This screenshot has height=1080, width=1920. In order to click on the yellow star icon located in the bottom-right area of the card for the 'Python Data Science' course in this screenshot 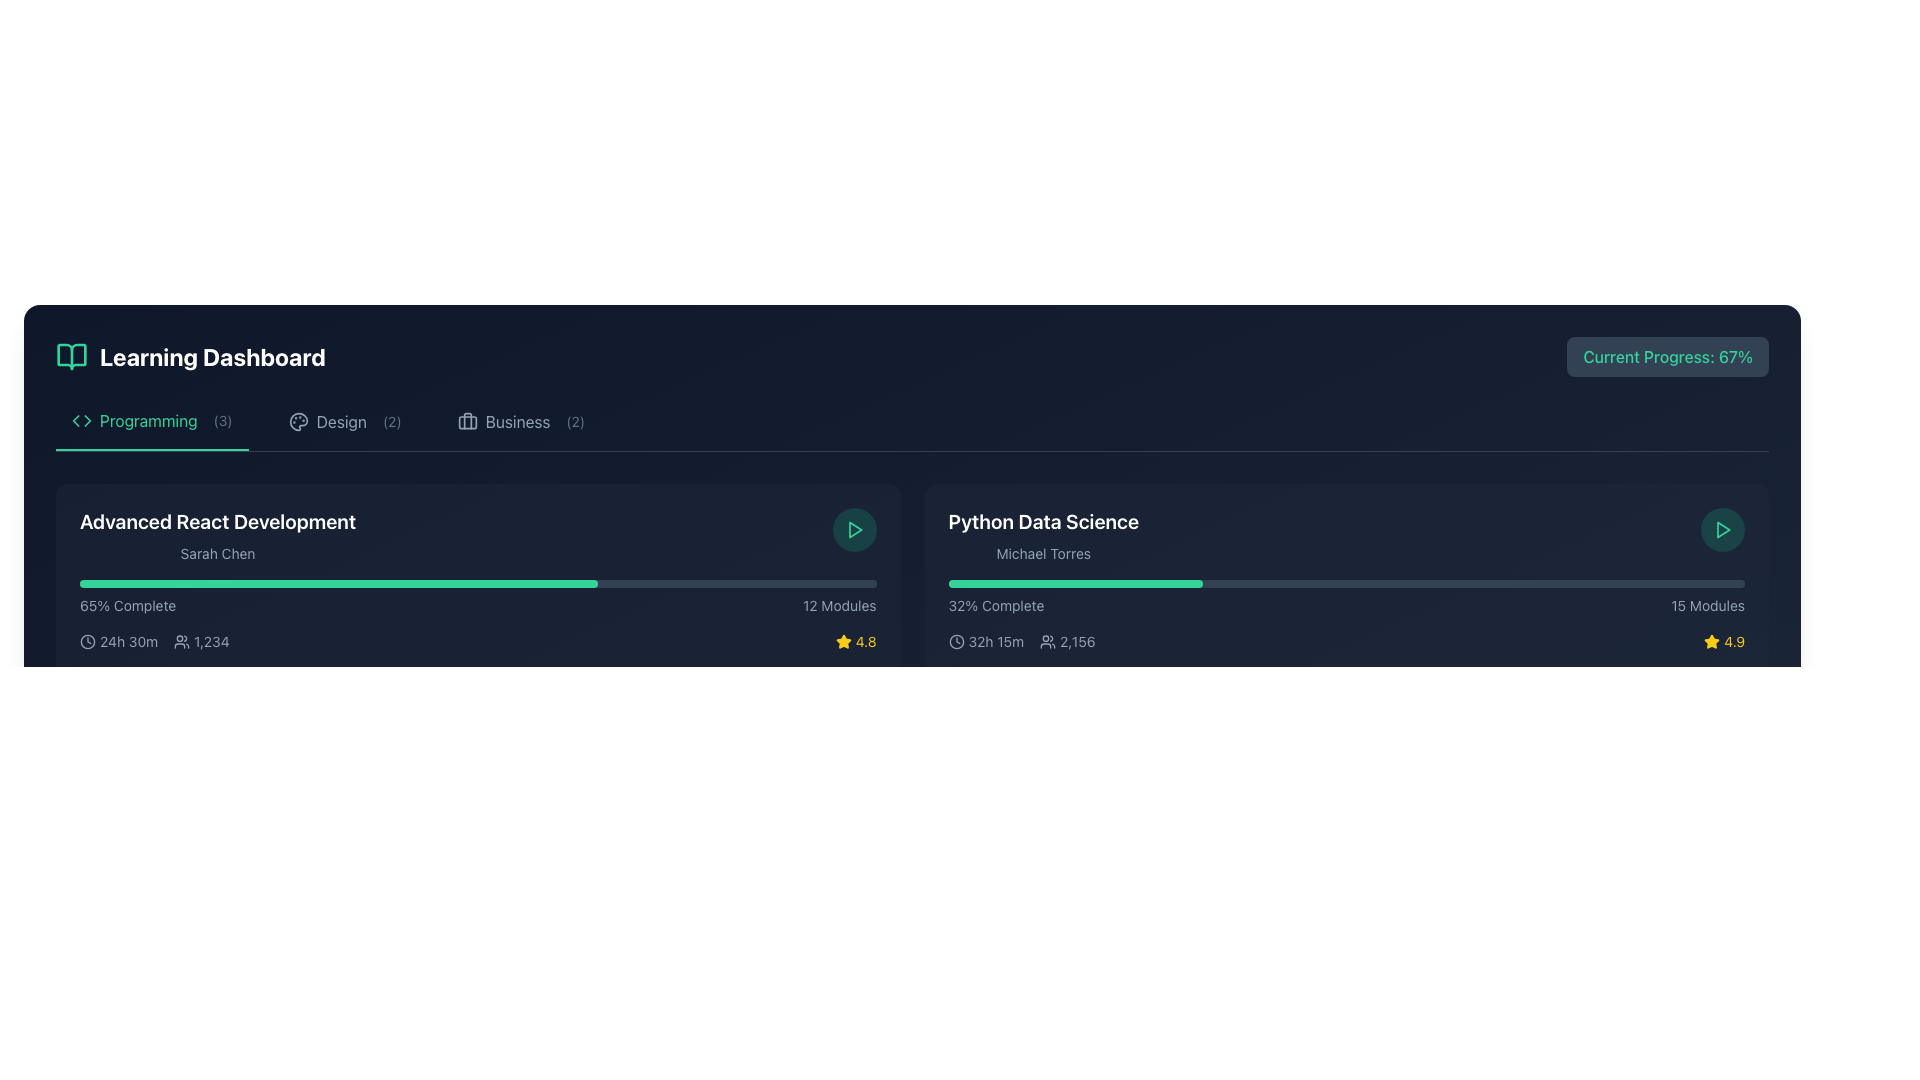, I will do `click(843, 641)`.